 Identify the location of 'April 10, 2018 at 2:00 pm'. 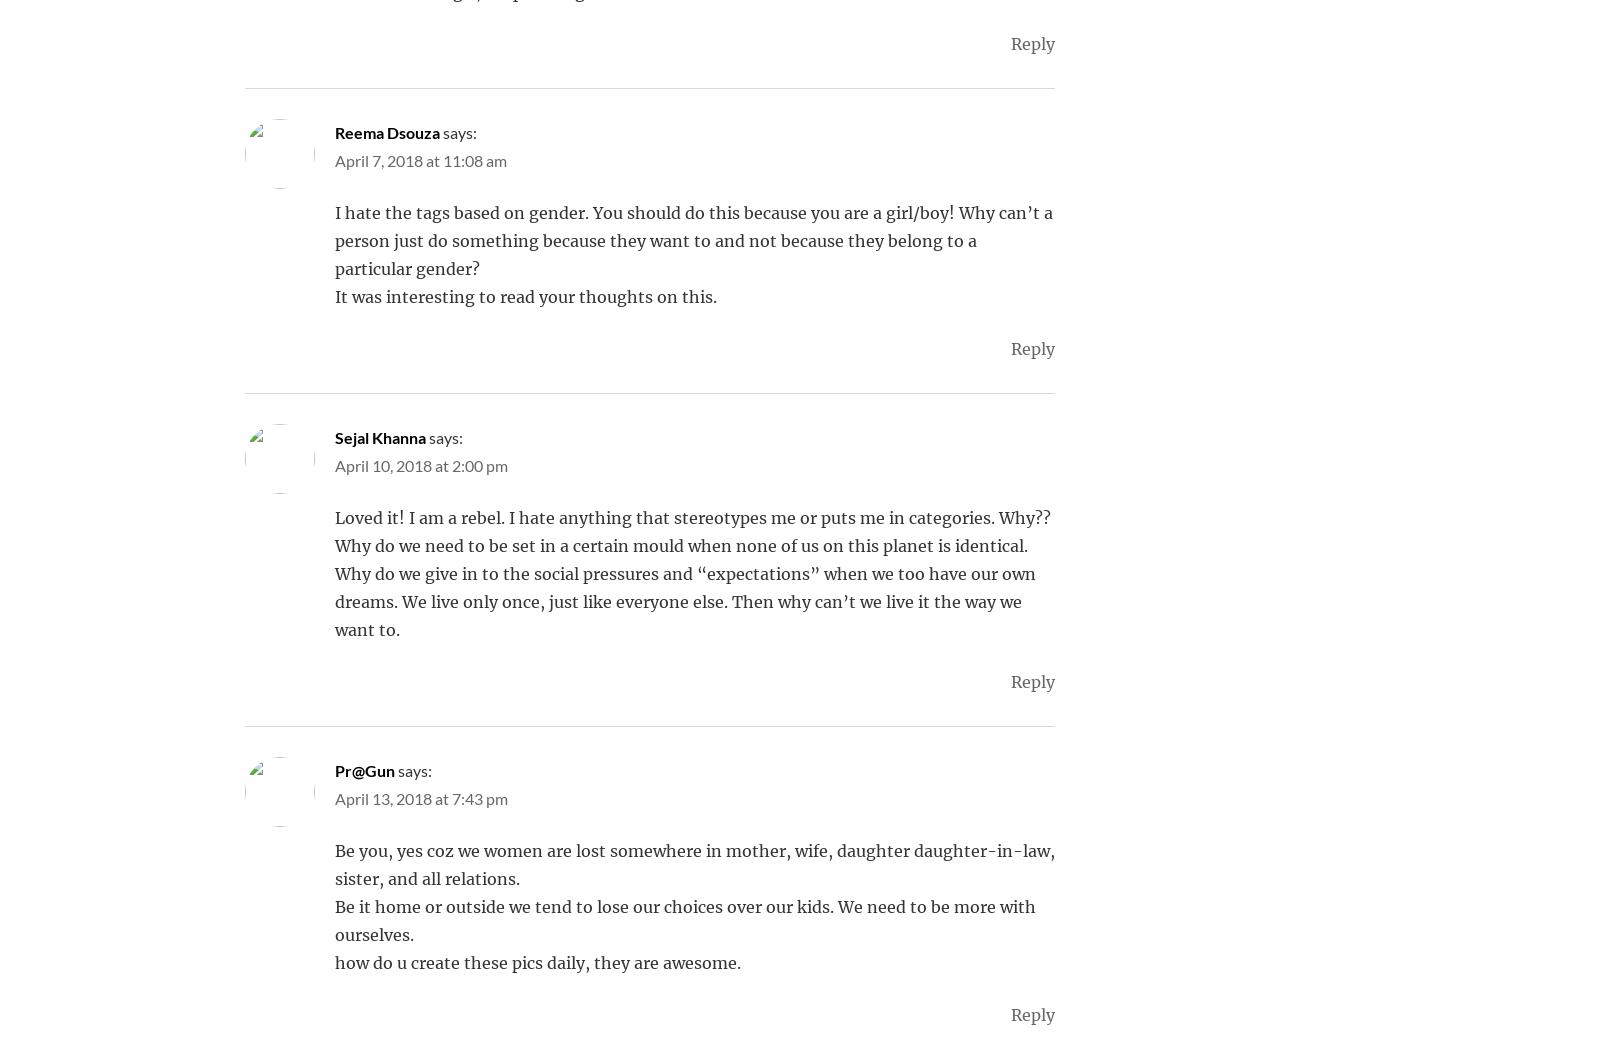
(420, 465).